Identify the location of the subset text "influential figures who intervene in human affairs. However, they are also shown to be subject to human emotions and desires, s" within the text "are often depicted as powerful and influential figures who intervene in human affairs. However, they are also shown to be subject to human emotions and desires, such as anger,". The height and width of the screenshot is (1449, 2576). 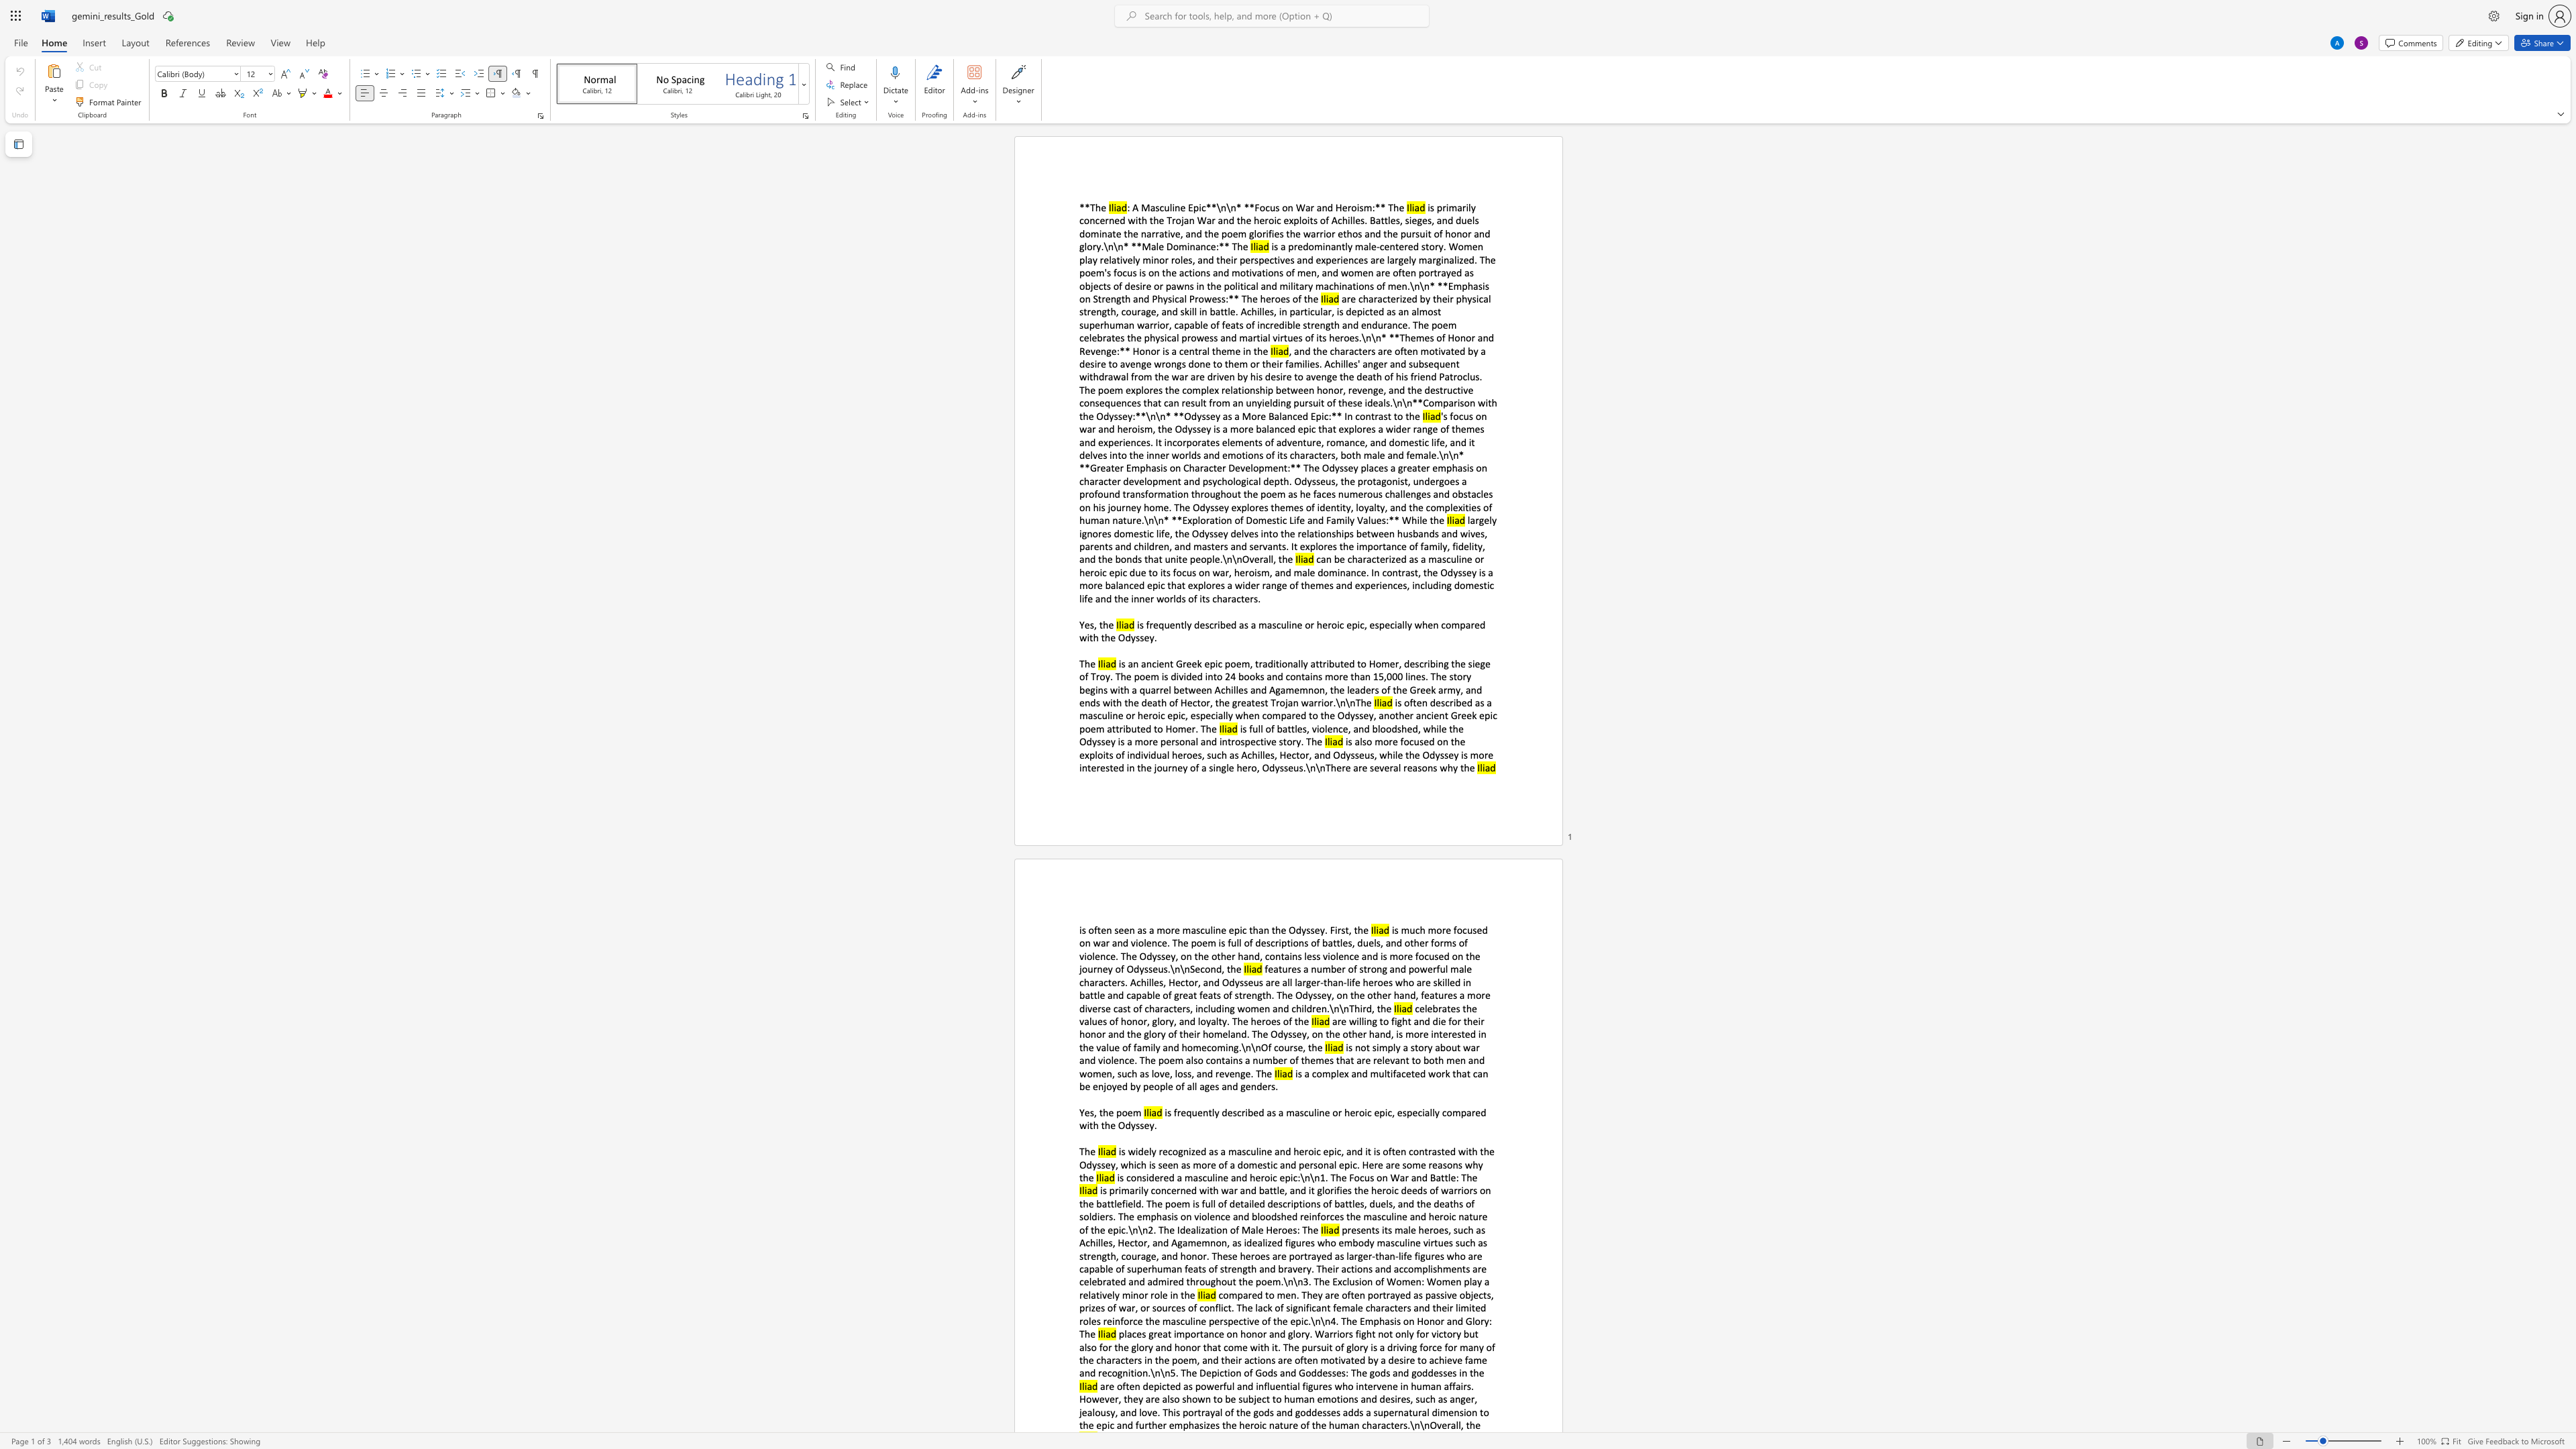
(1254, 1385).